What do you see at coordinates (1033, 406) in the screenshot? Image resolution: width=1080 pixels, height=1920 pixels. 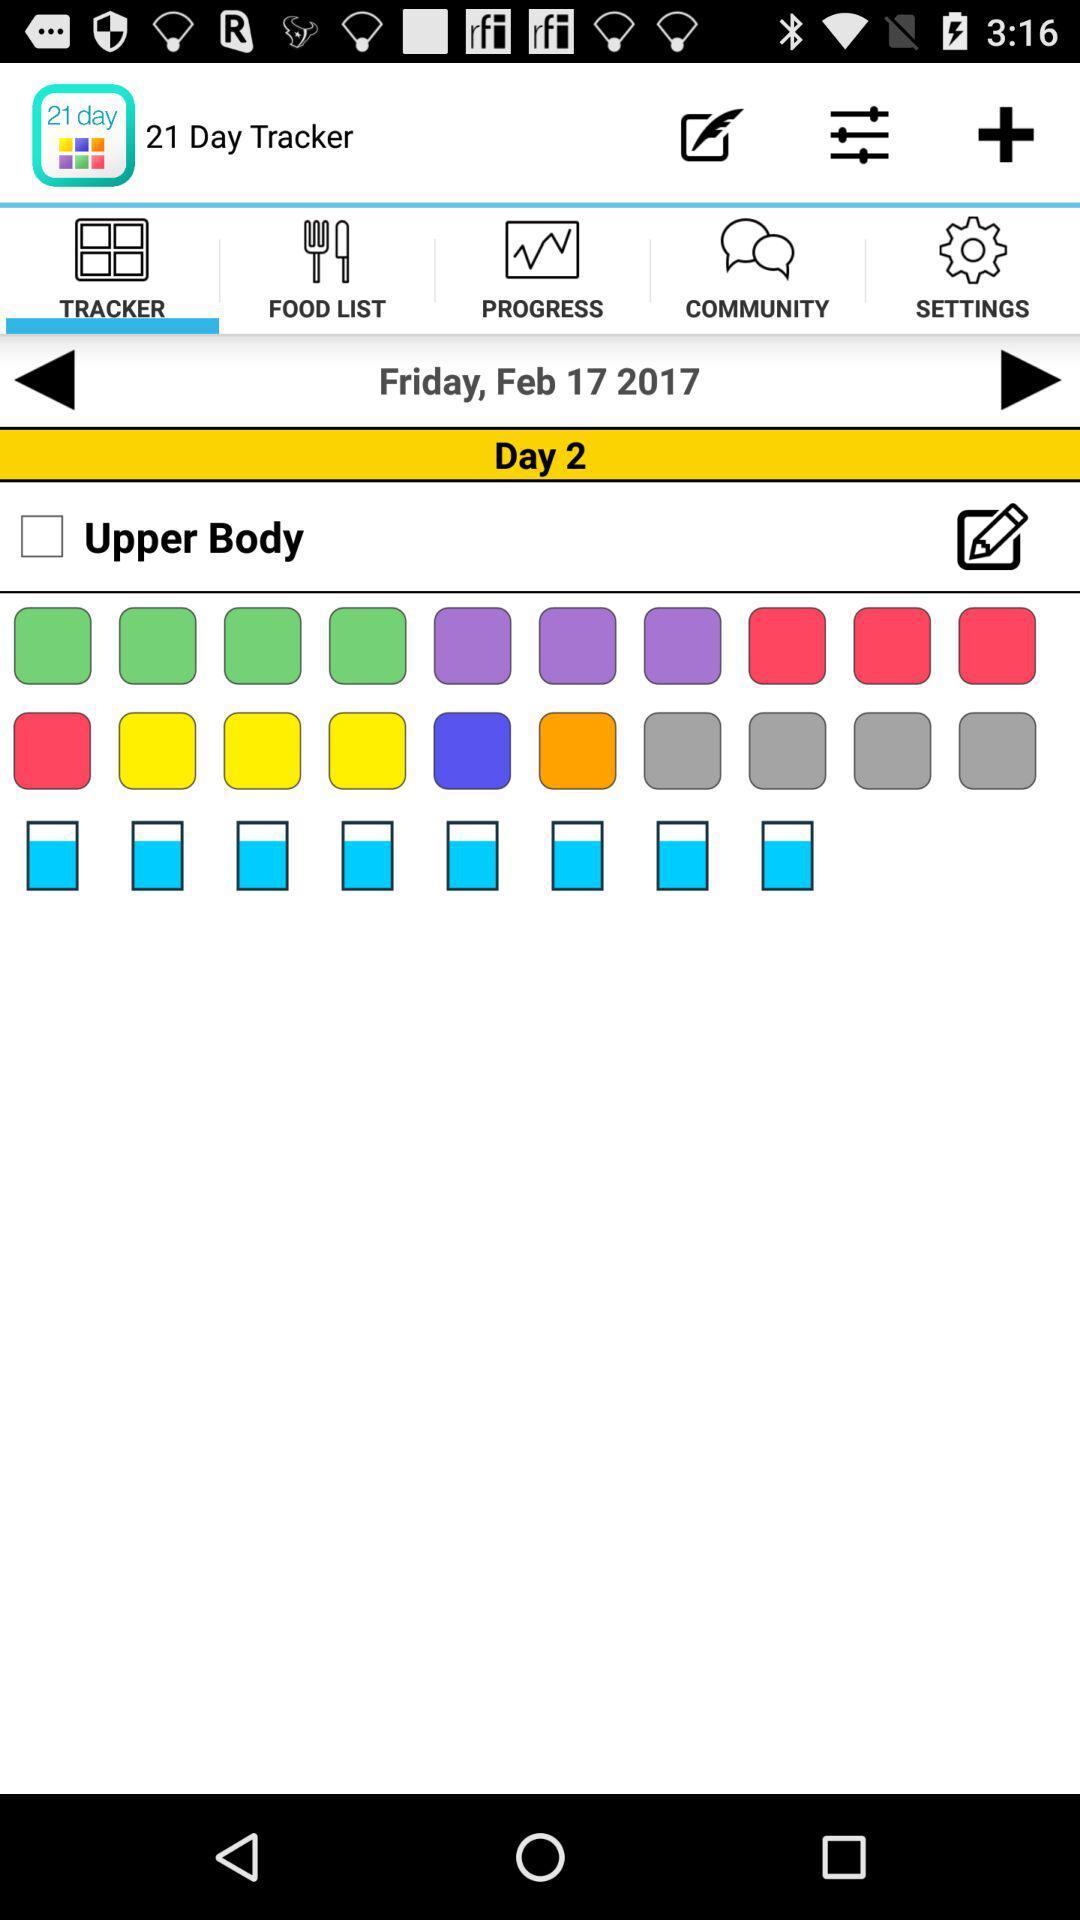 I see `the play icon` at bounding box center [1033, 406].